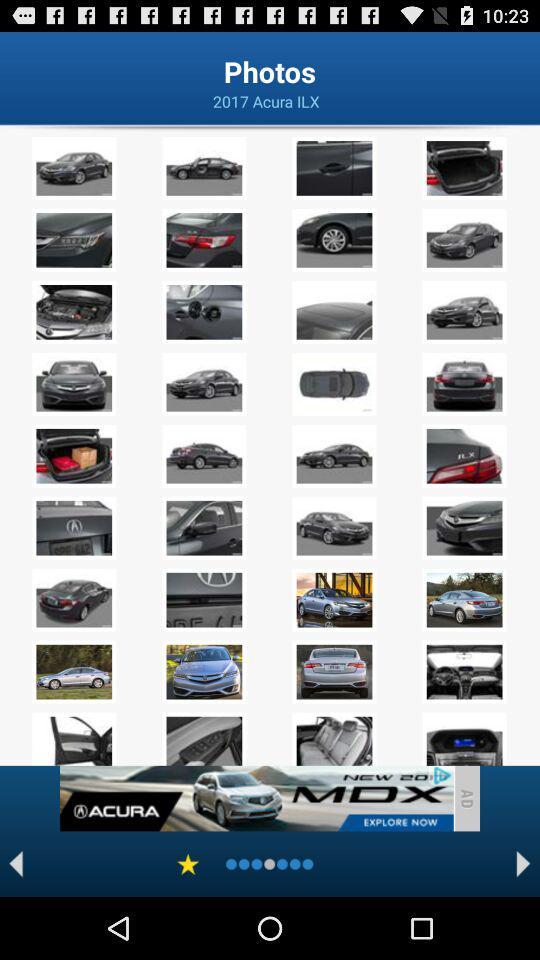 Image resolution: width=540 pixels, height=960 pixels. I want to click on next page, so click(523, 863).